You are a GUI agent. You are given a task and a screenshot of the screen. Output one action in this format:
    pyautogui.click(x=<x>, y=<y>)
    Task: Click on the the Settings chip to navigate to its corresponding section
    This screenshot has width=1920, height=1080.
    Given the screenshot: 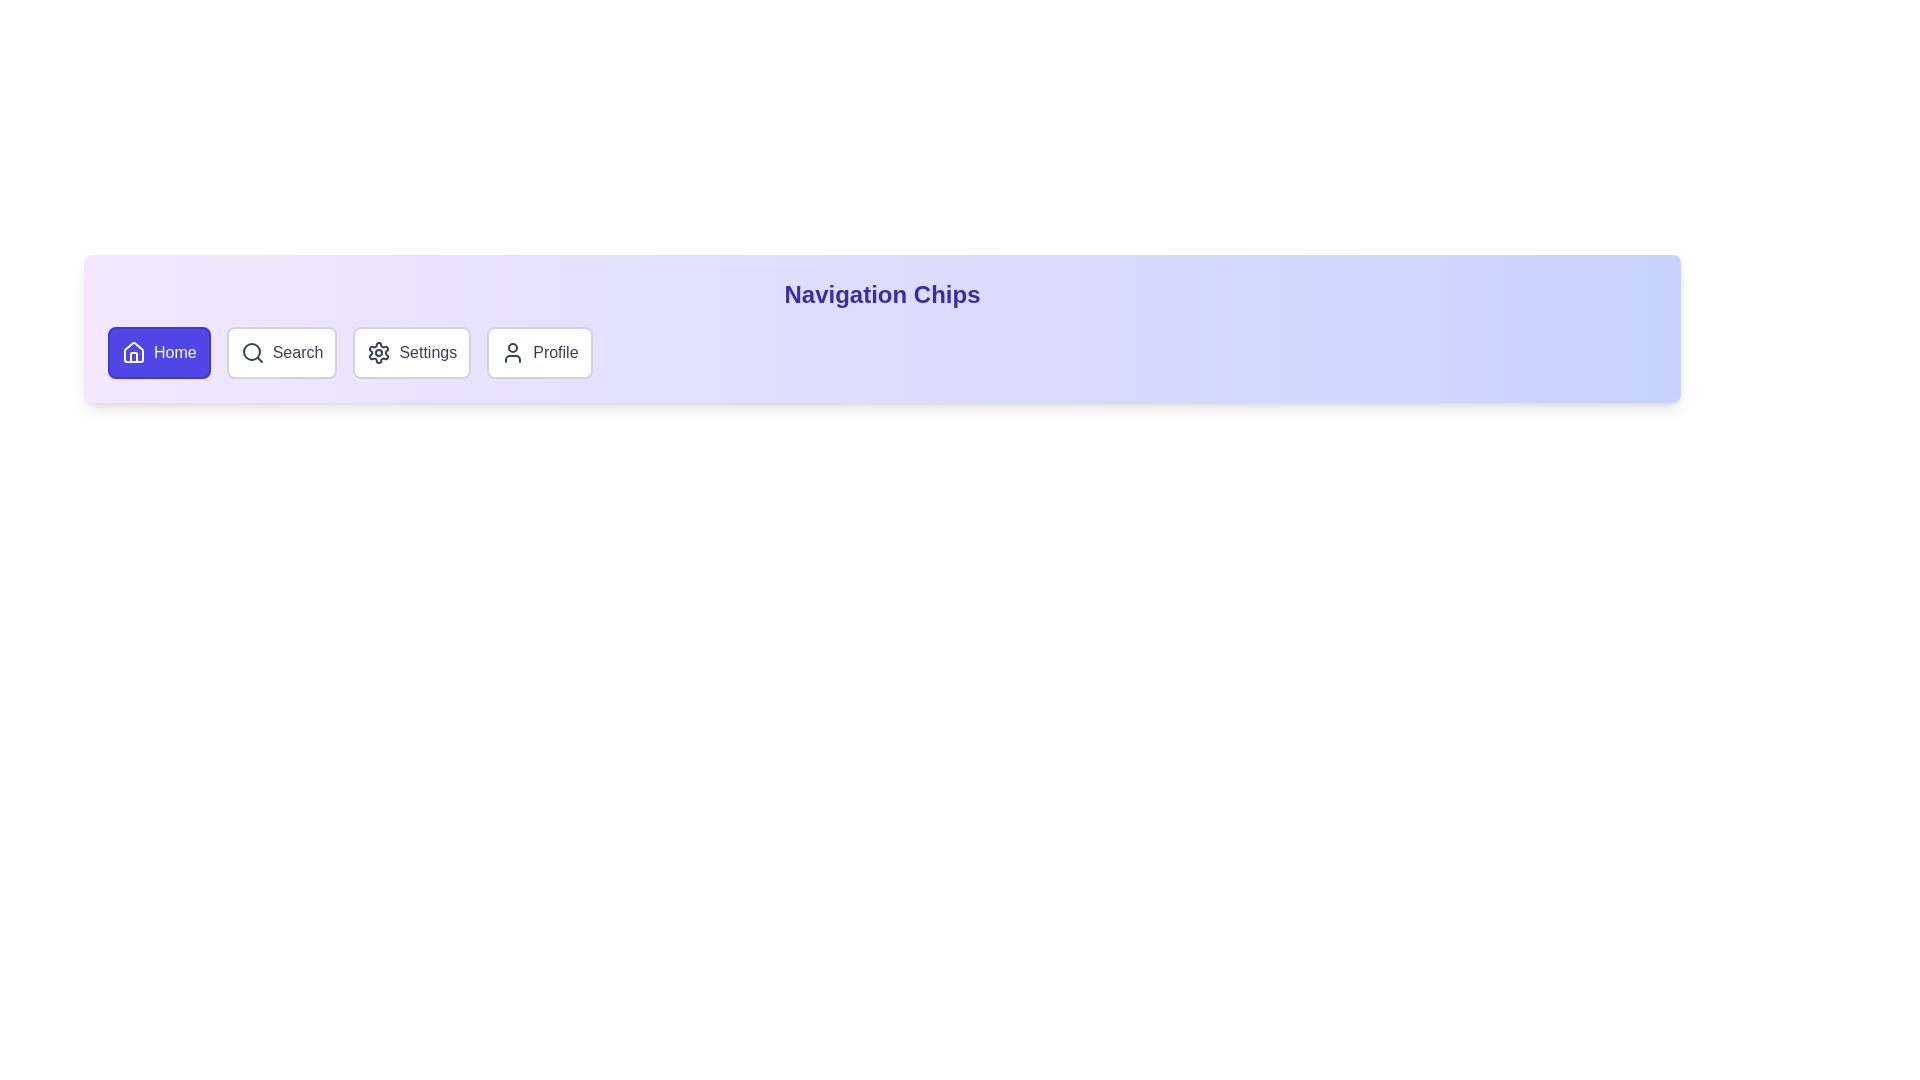 What is the action you would take?
    pyautogui.click(x=411, y=352)
    